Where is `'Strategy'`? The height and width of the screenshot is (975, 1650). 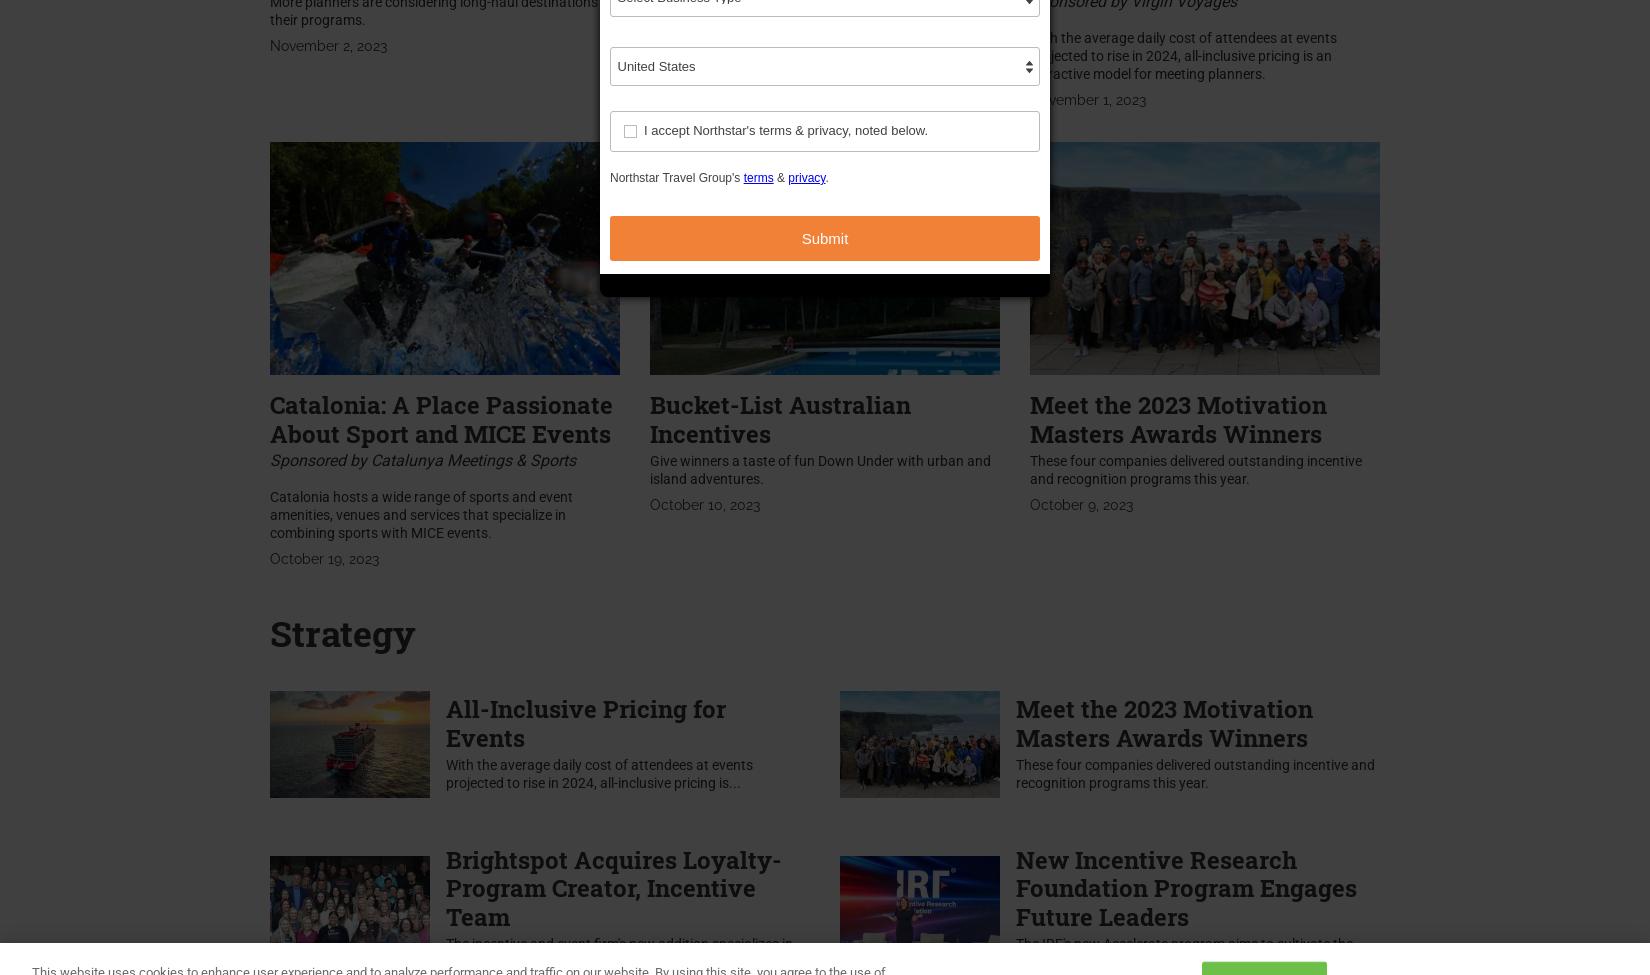
'Strategy' is located at coordinates (343, 631).